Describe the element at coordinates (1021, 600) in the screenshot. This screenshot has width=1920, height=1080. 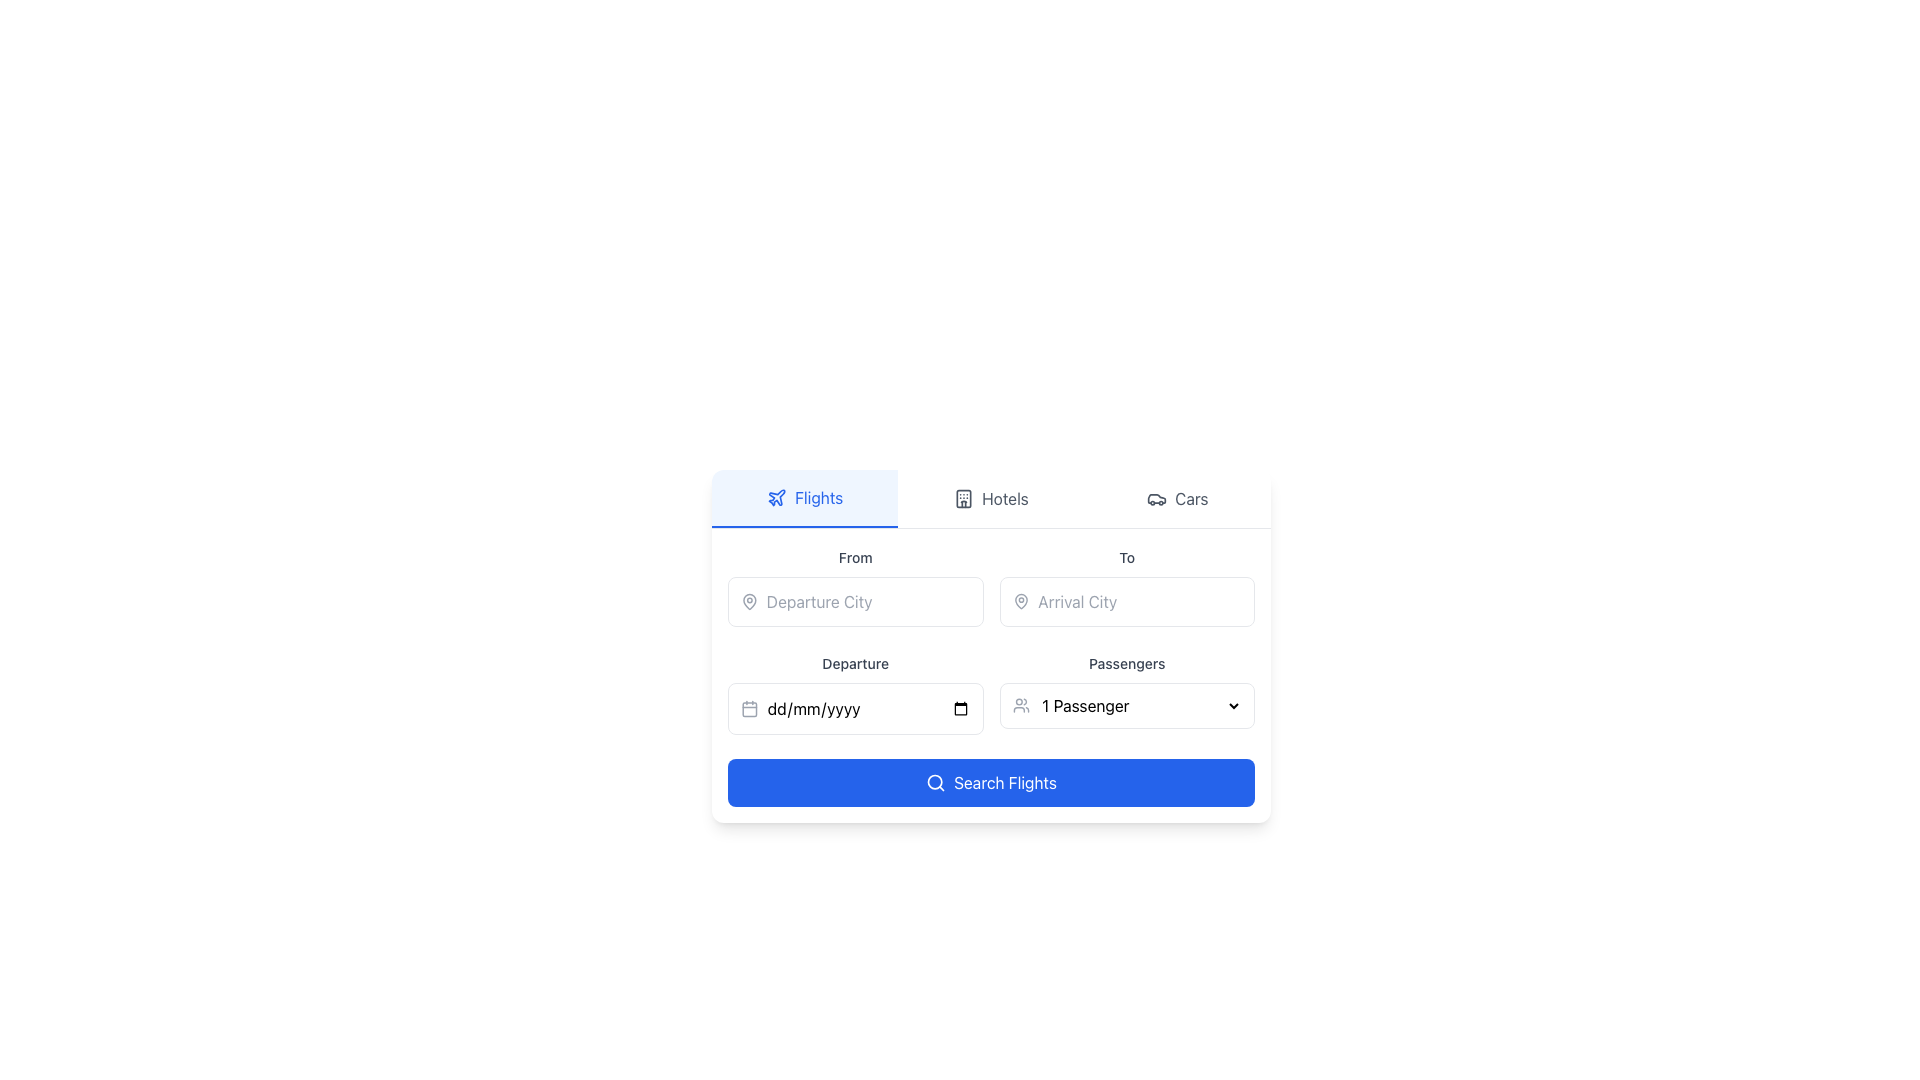
I see `the location icon positioned to the left of the 'Arrival City' input field in the 'To' section of the user interface` at that location.